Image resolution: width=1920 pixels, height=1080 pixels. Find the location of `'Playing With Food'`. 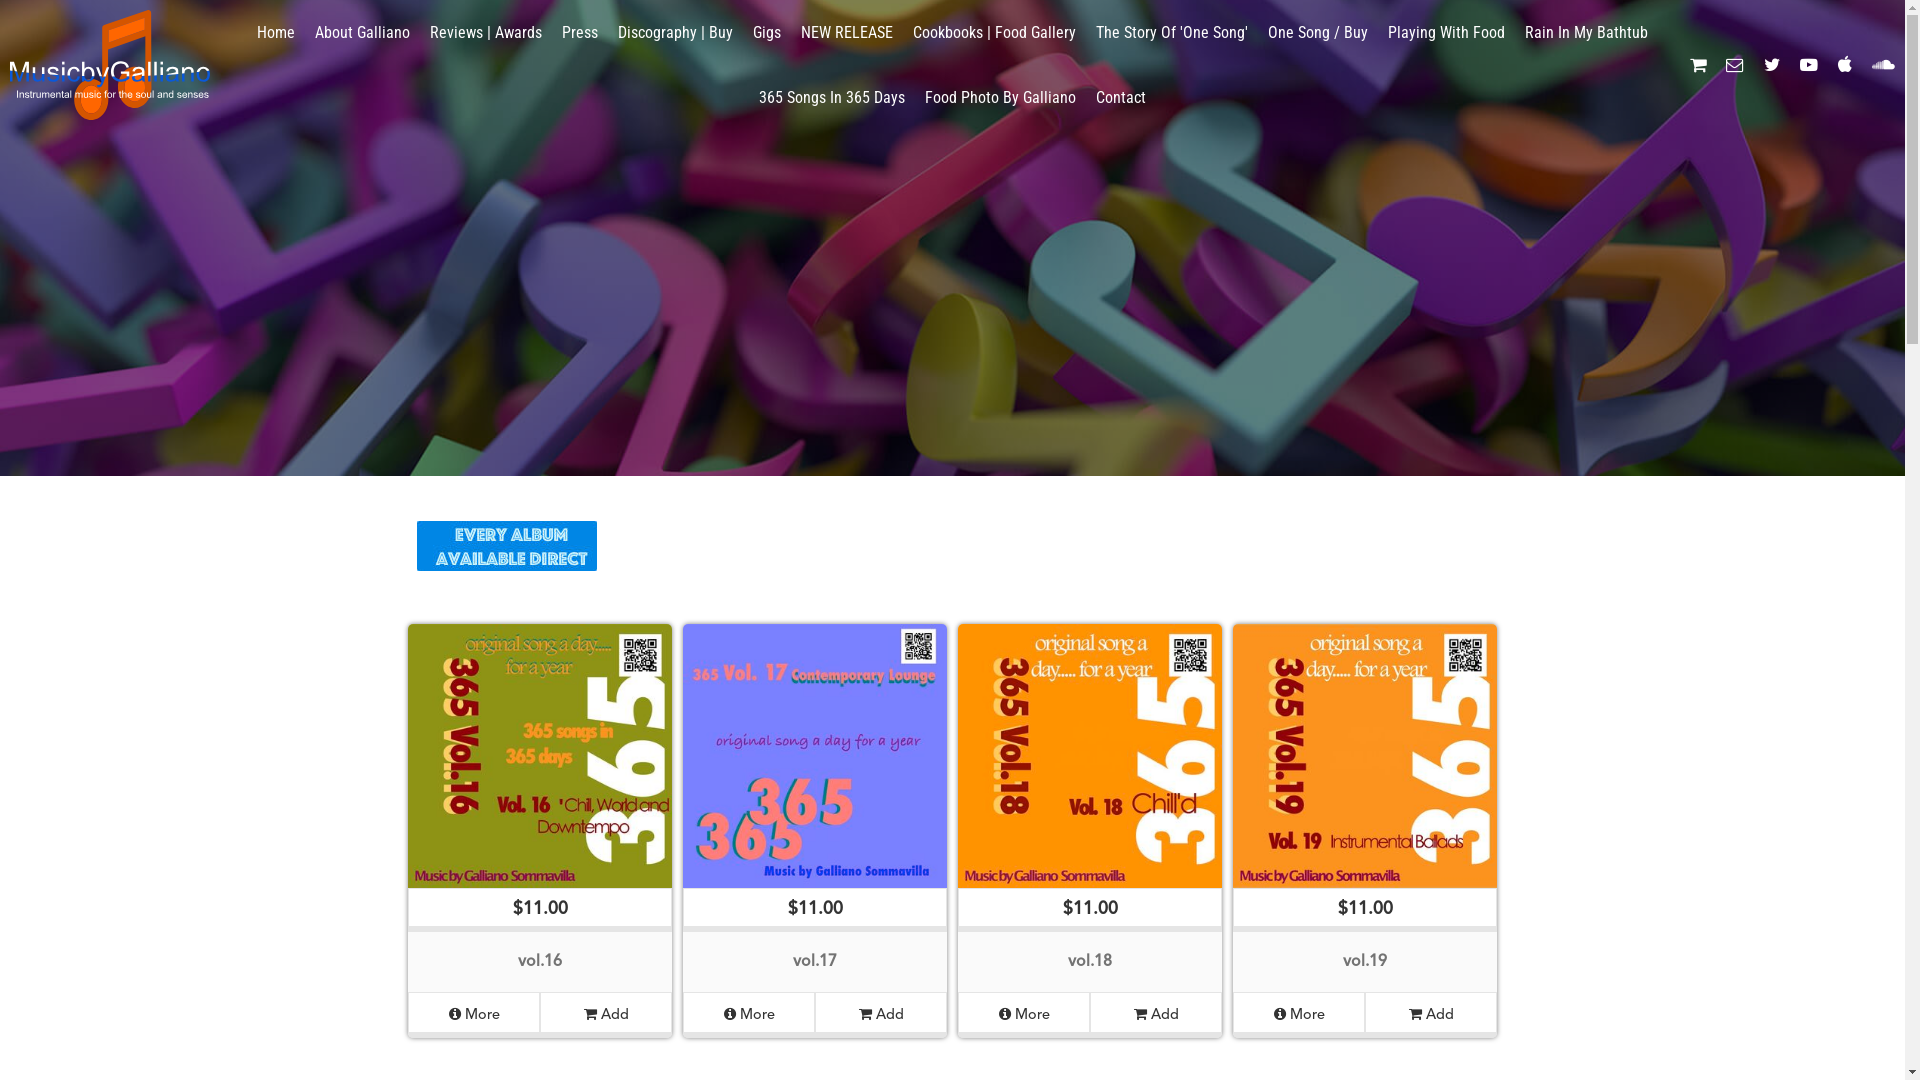

'Playing With Food' is located at coordinates (1446, 31).